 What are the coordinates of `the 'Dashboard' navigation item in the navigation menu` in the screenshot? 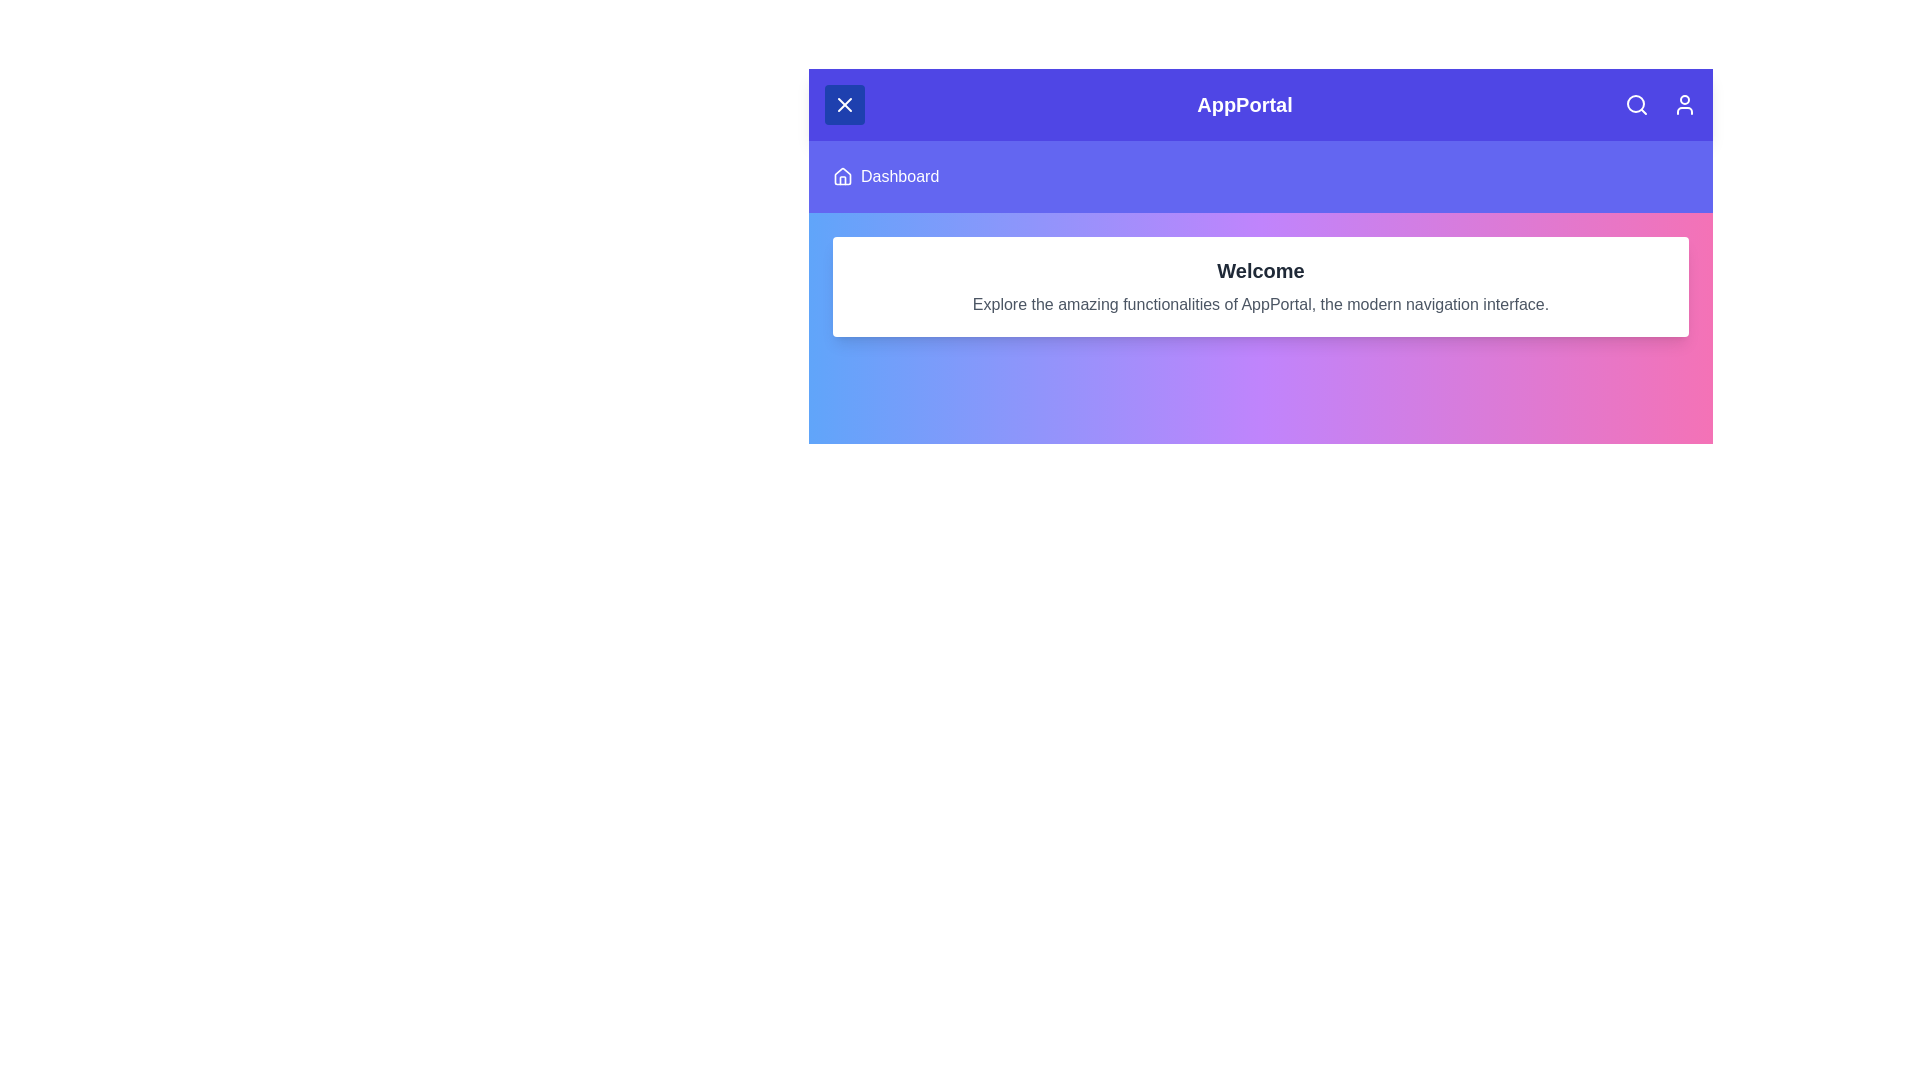 It's located at (899, 176).